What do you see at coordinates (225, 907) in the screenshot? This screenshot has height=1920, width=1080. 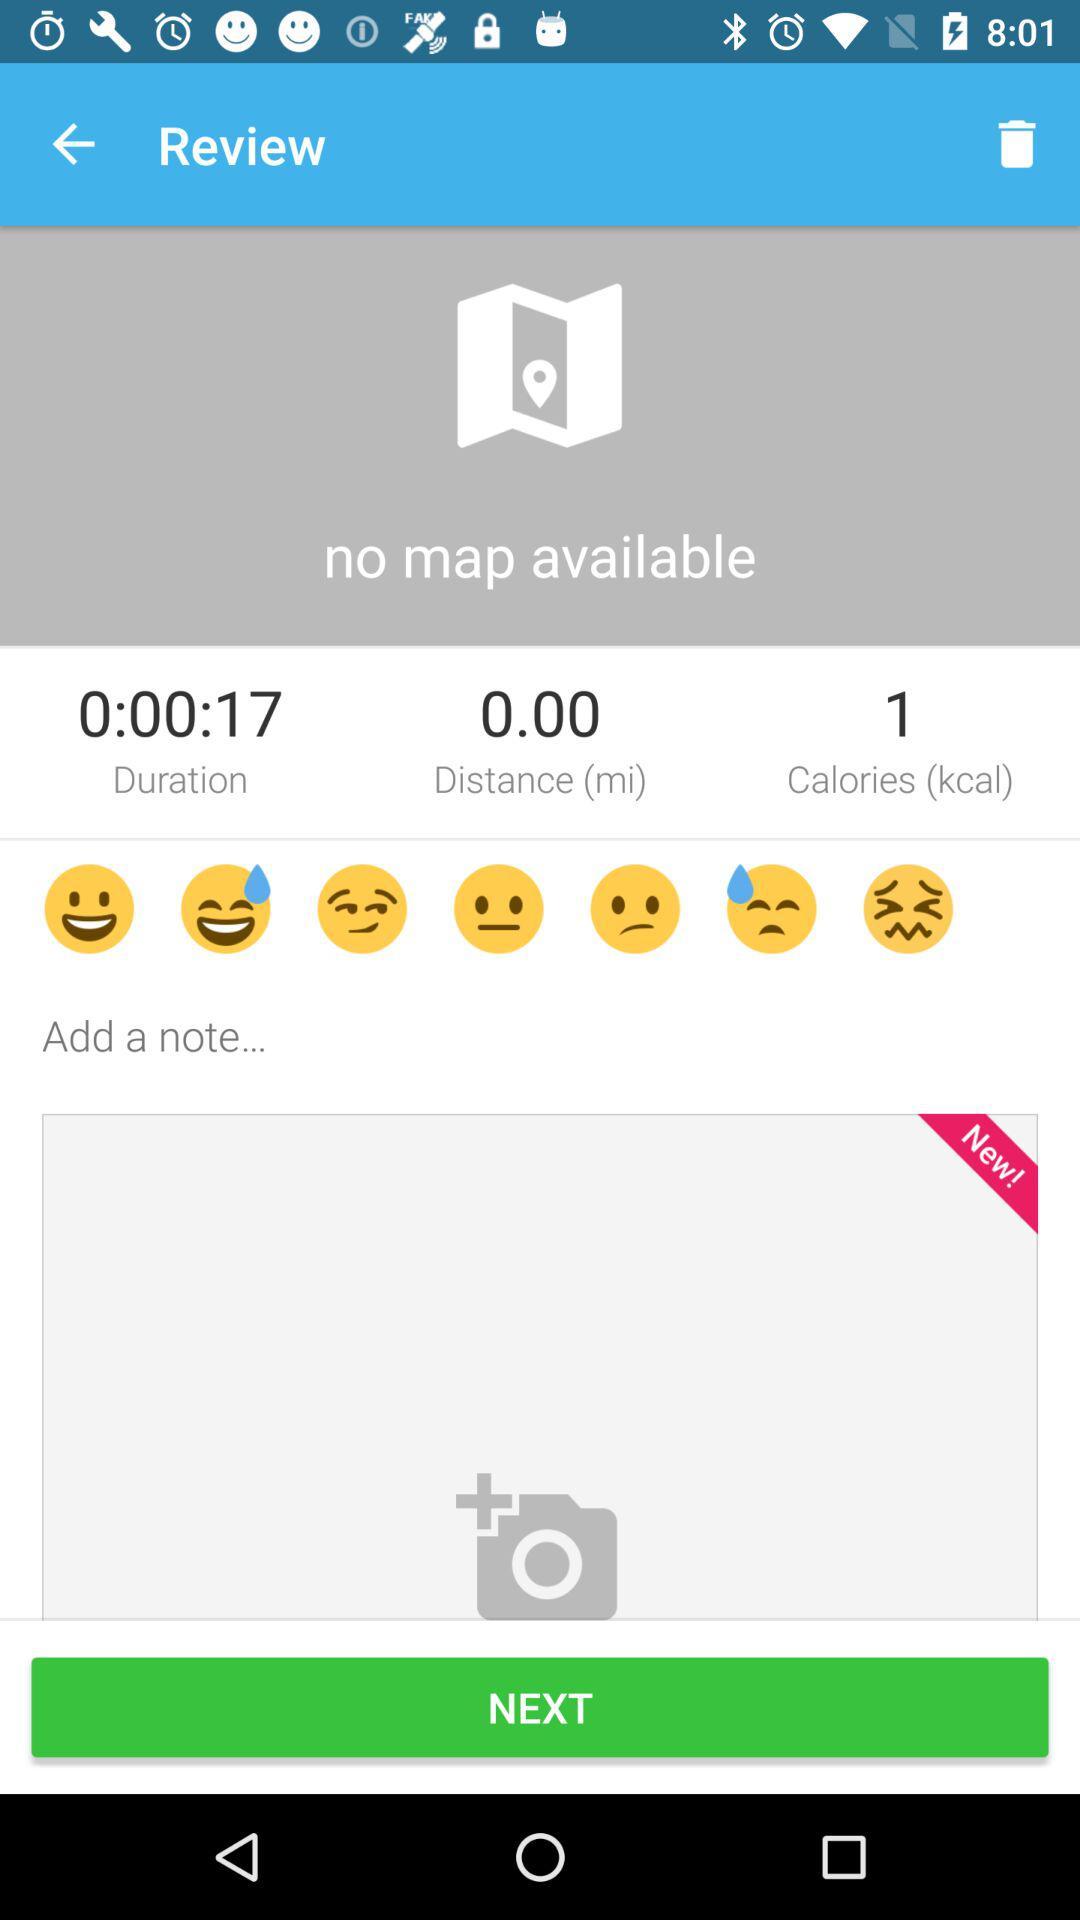 I see `the emoji icon` at bounding box center [225, 907].